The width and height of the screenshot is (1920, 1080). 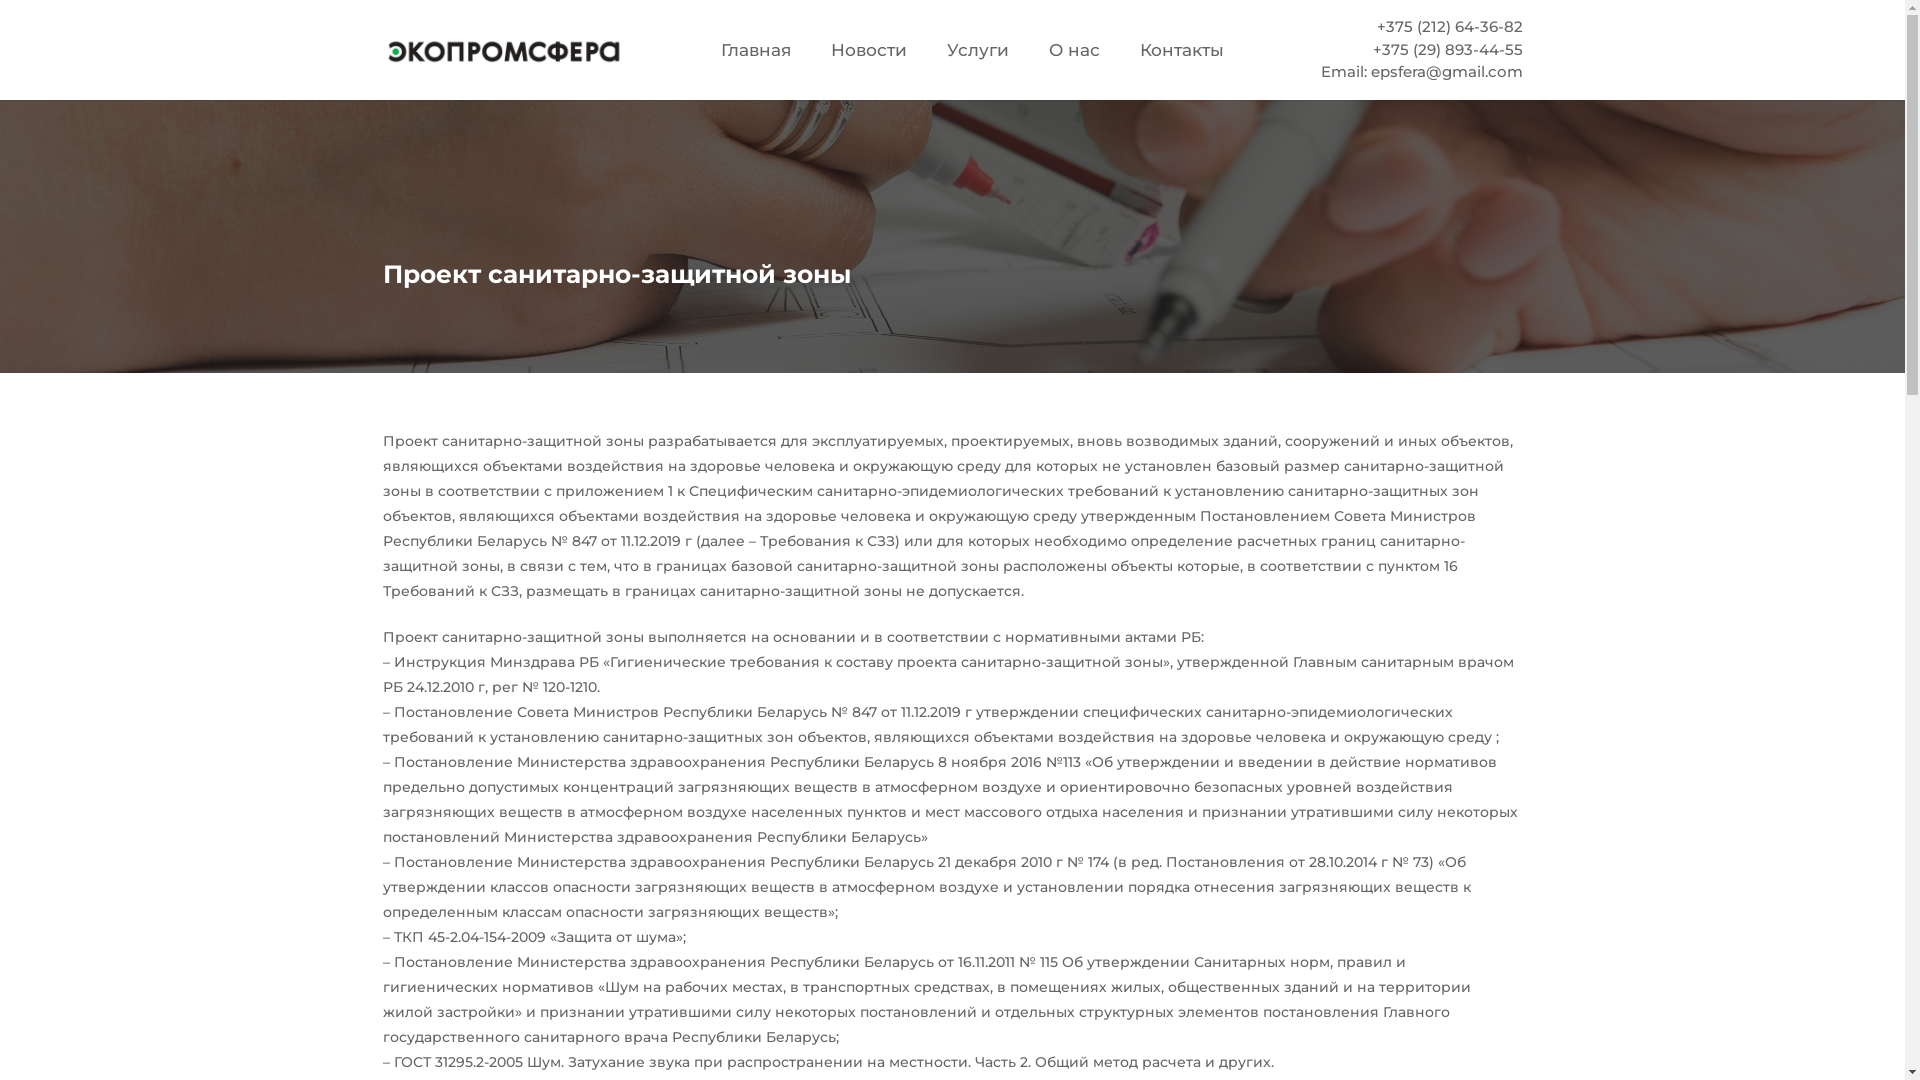 I want to click on '+375 (29) 893-44-55', so click(x=1448, y=48).